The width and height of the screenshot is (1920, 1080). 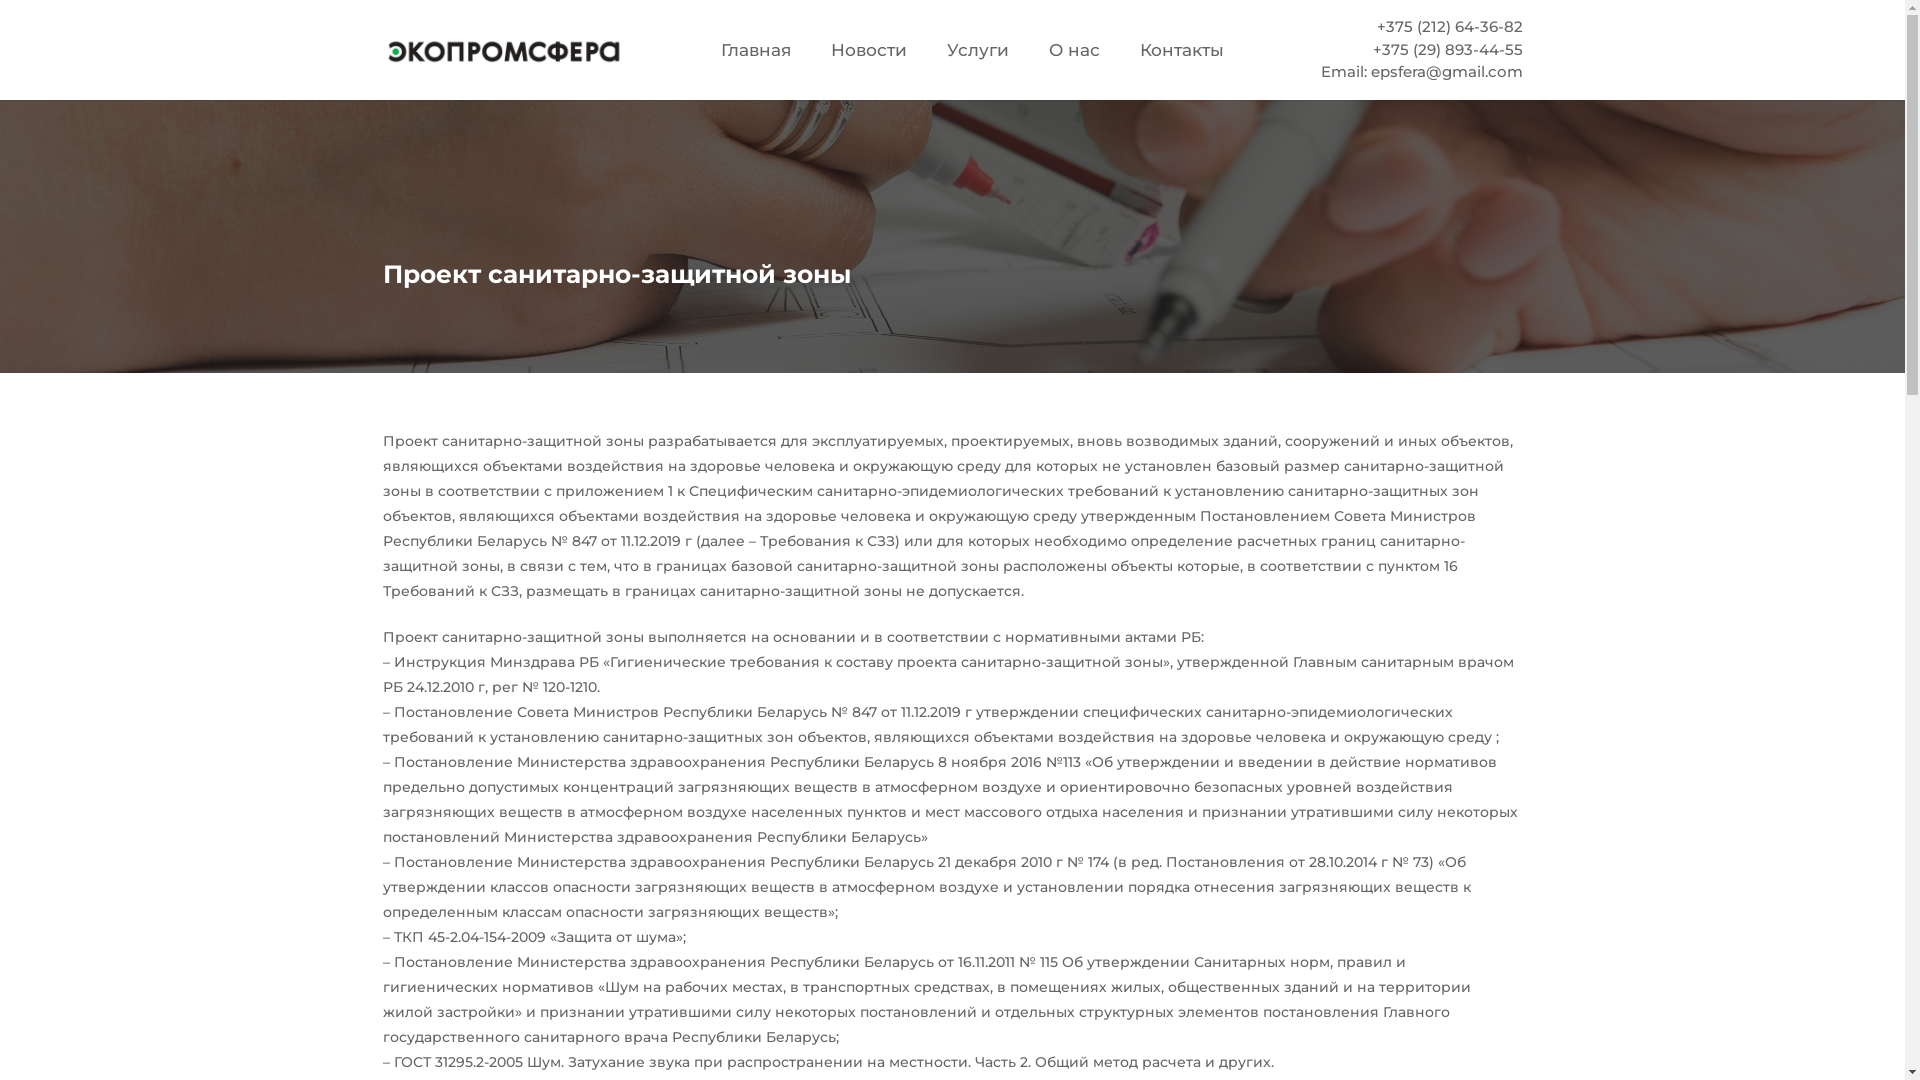 I want to click on '+375 (29) 893-44-55', so click(x=1448, y=48).